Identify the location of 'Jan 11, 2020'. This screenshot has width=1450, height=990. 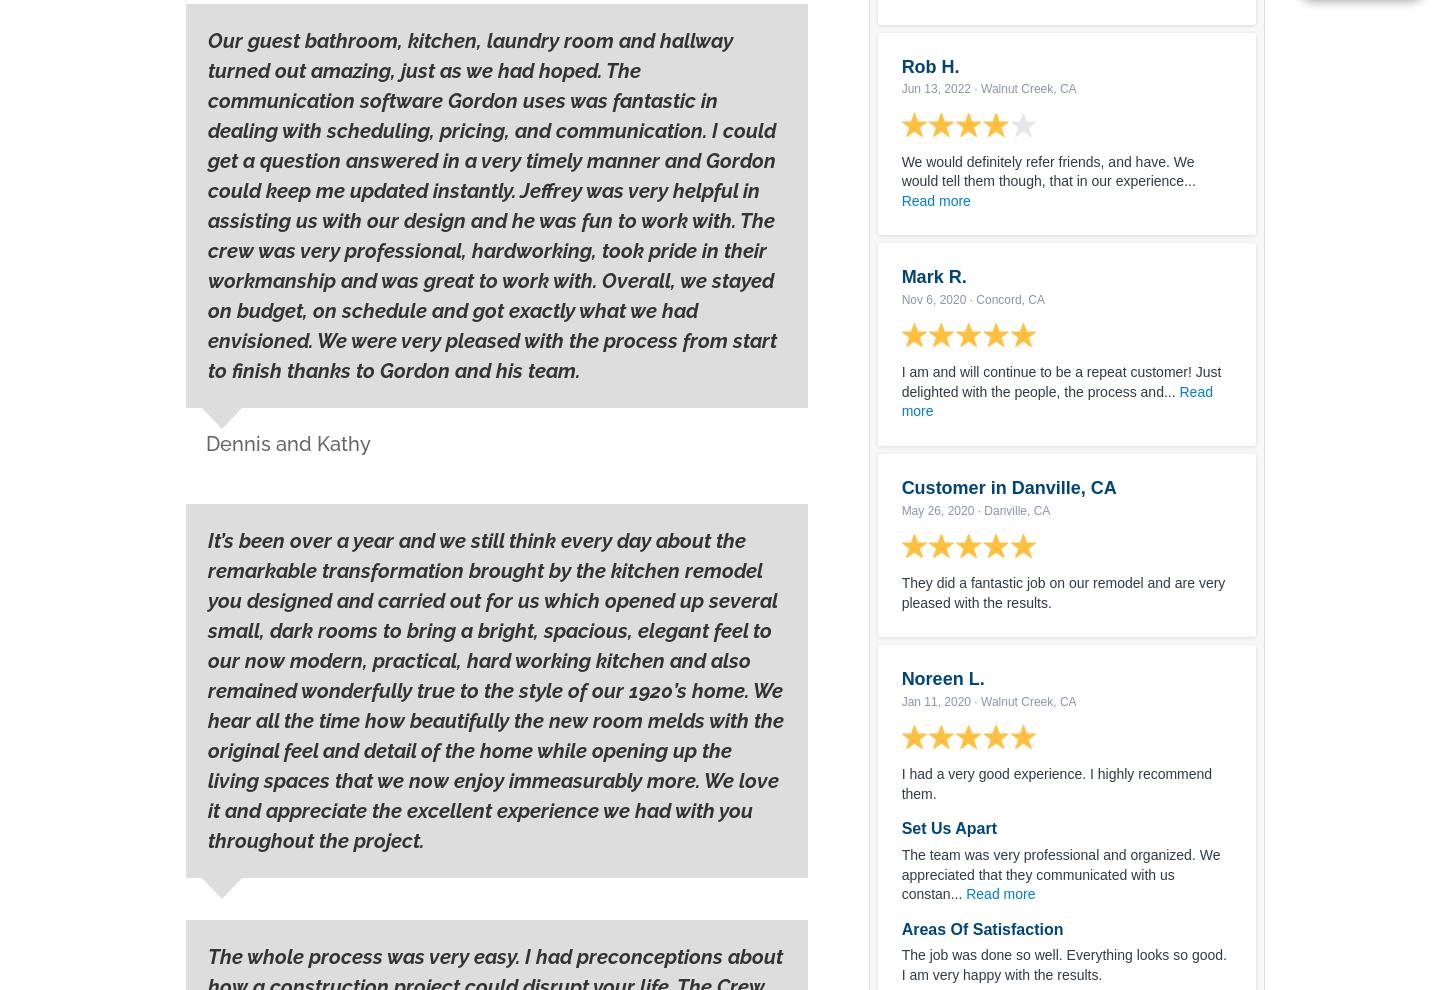
(900, 700).